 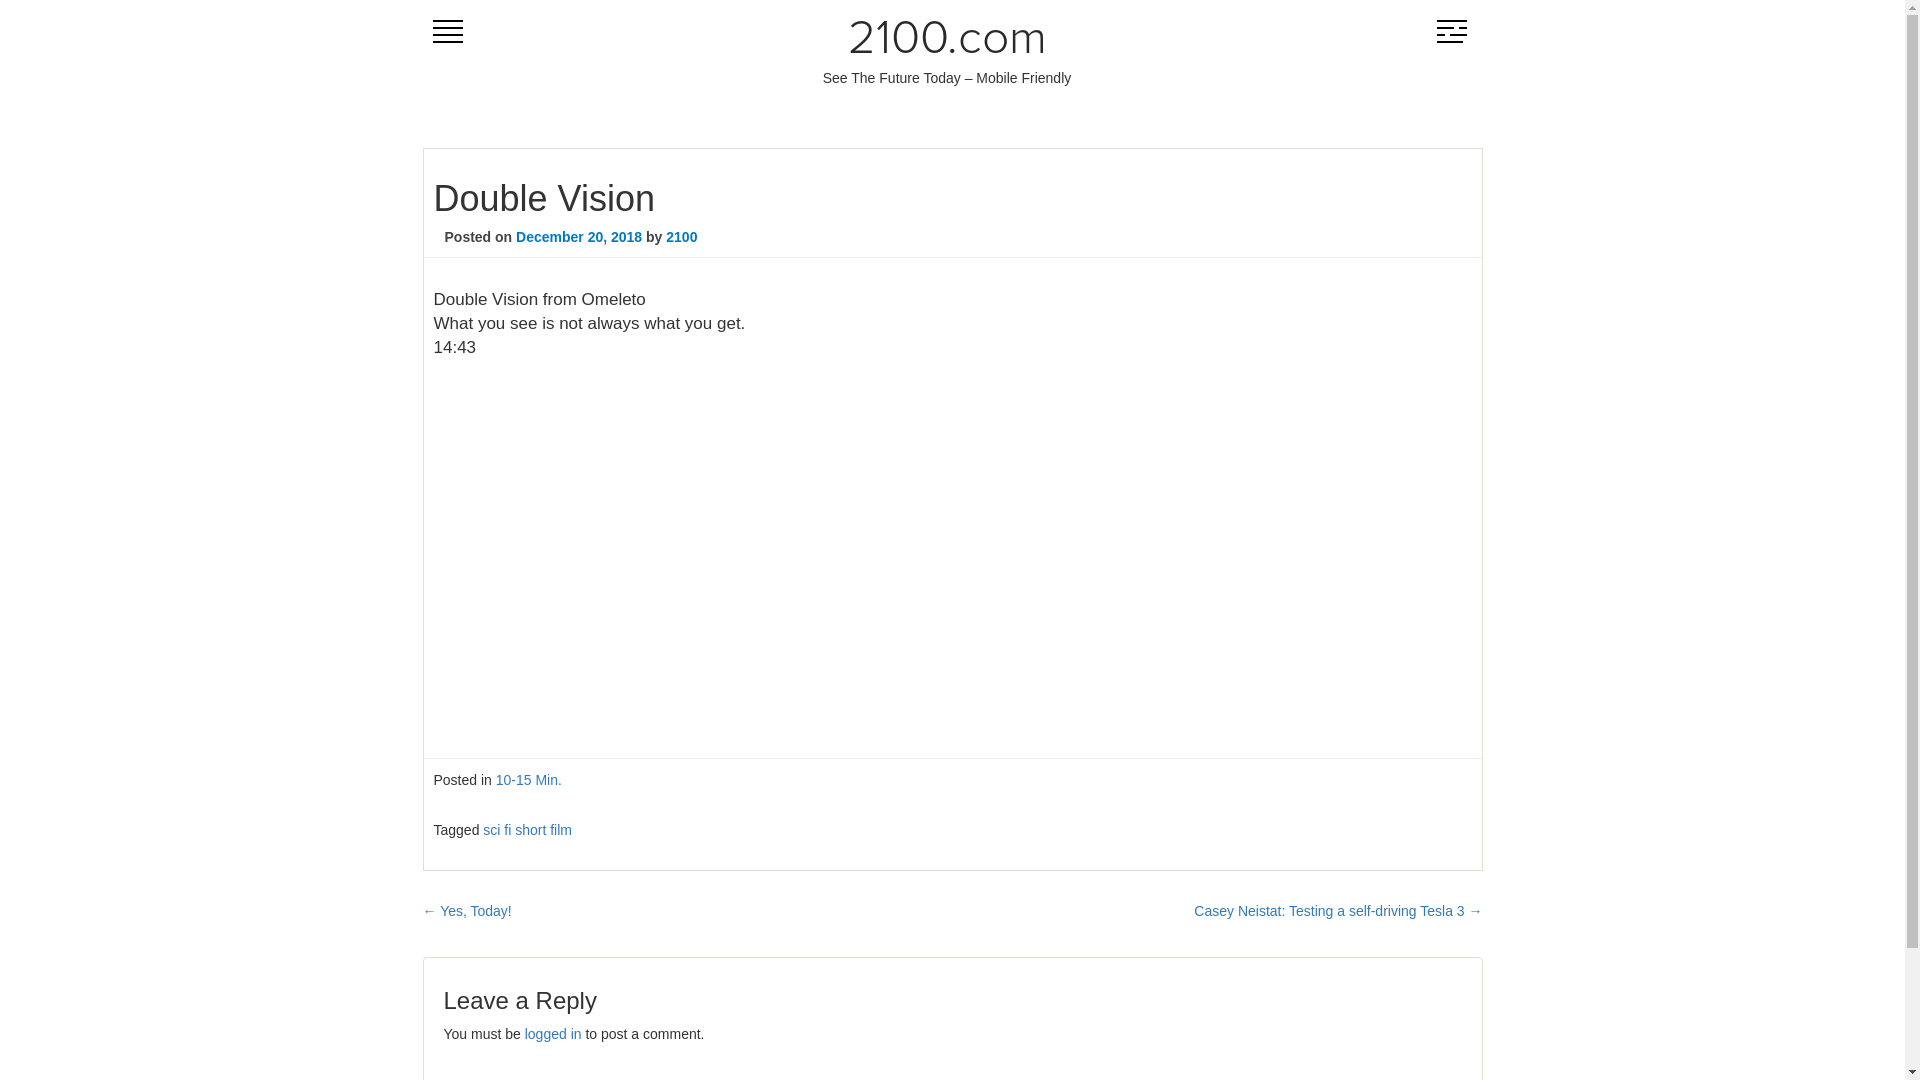 What do you see at coordinates (681, 235) in the screenshot?
I see `'2100'` at bounding box center [681, 235].